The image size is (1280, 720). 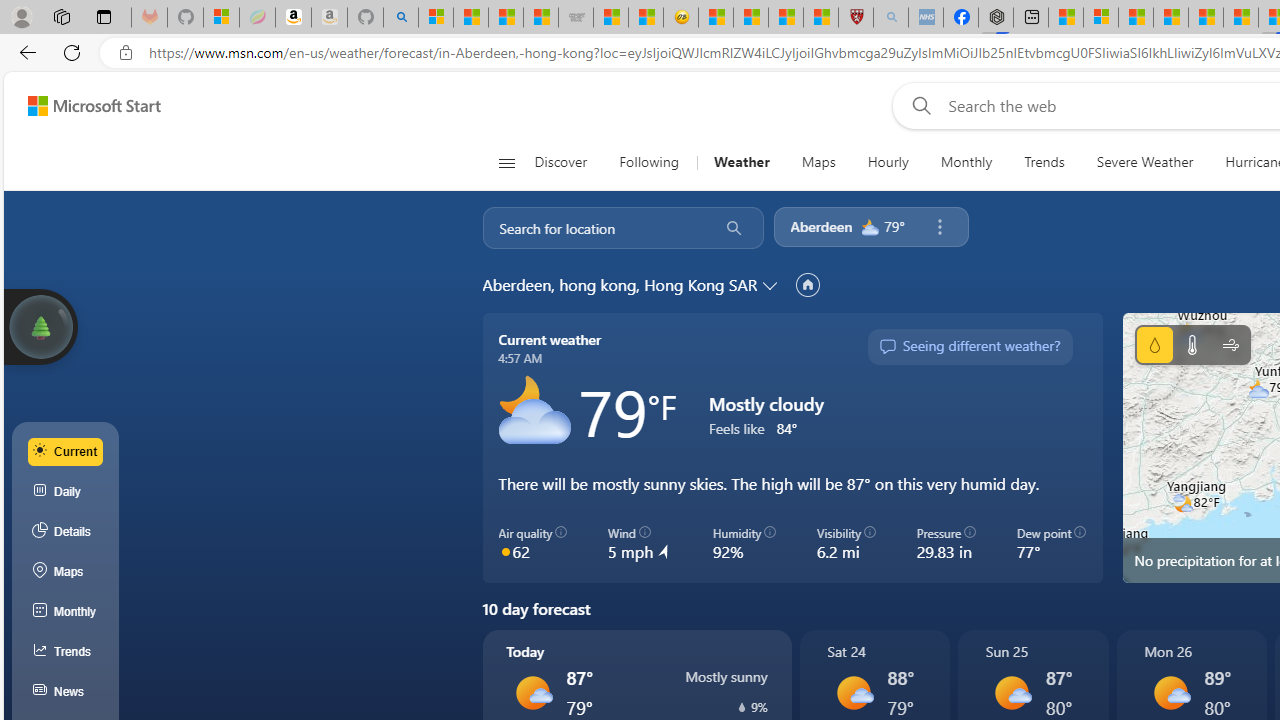 I want to click on 'Class: button-glyph', so click(x=506, y=162).